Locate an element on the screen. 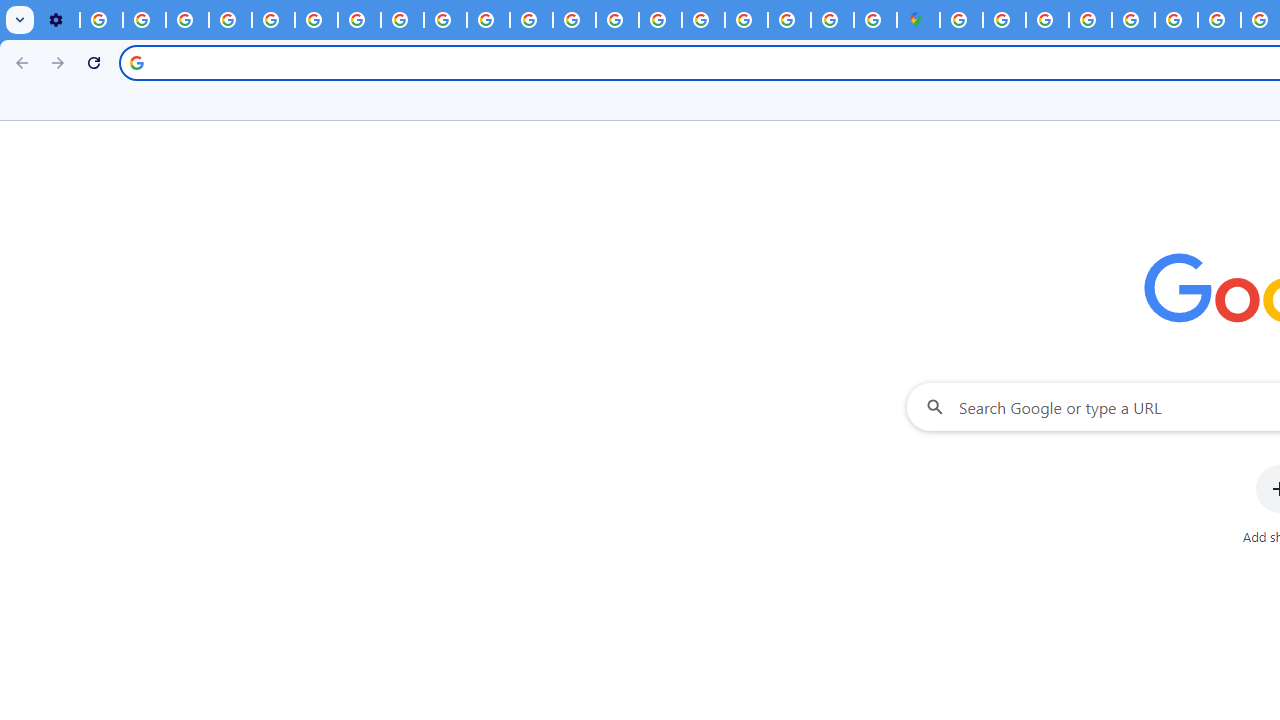 Image resolution: width=1280 pixels, height=720 pixels. 'Learn how to find your photos - Google Photos Help' is located at coordinates (143, 20).